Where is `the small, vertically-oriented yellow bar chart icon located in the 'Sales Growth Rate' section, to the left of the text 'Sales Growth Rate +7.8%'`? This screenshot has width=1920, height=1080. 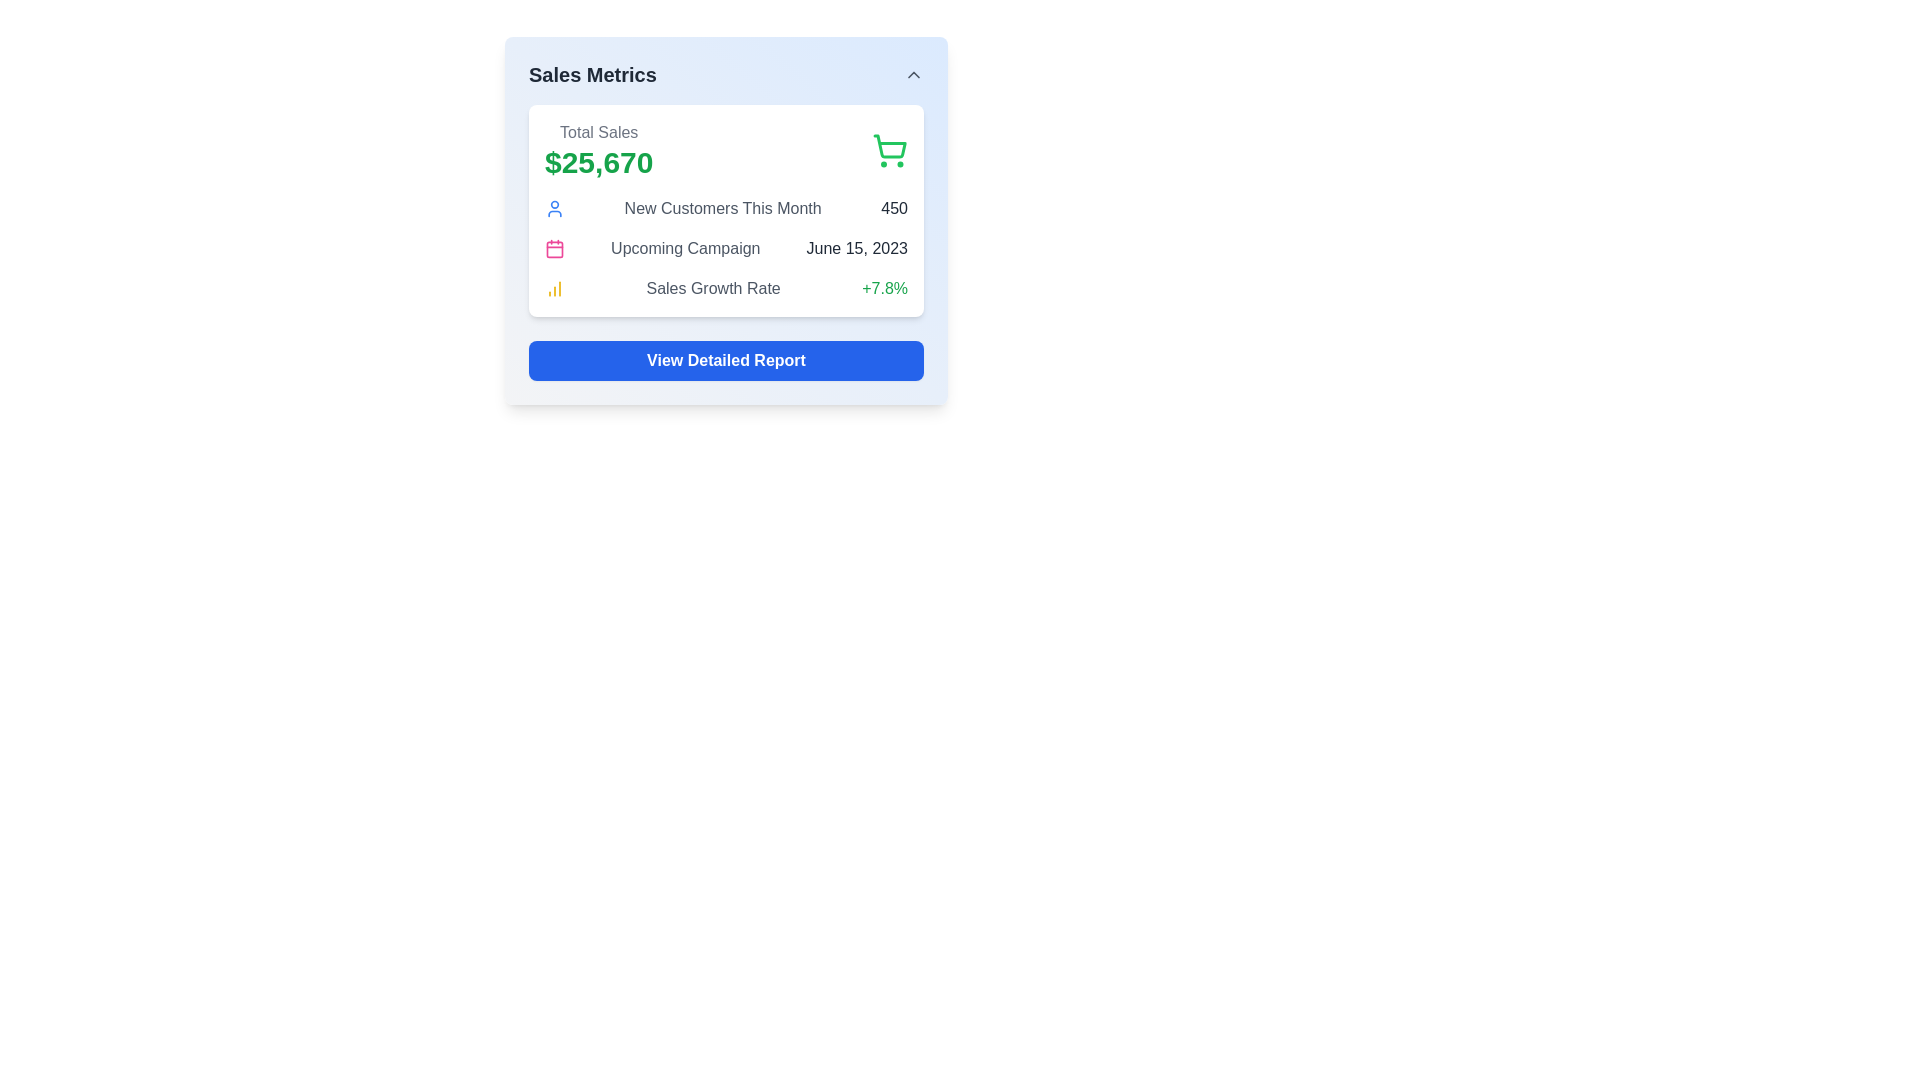
the small, vertically-oriented yellow bar chart icon located in the 'Sales Growth Rate' section, to the left of the text 'Sales Growth Rate +7.8%' is located at coordinates (555, 289).